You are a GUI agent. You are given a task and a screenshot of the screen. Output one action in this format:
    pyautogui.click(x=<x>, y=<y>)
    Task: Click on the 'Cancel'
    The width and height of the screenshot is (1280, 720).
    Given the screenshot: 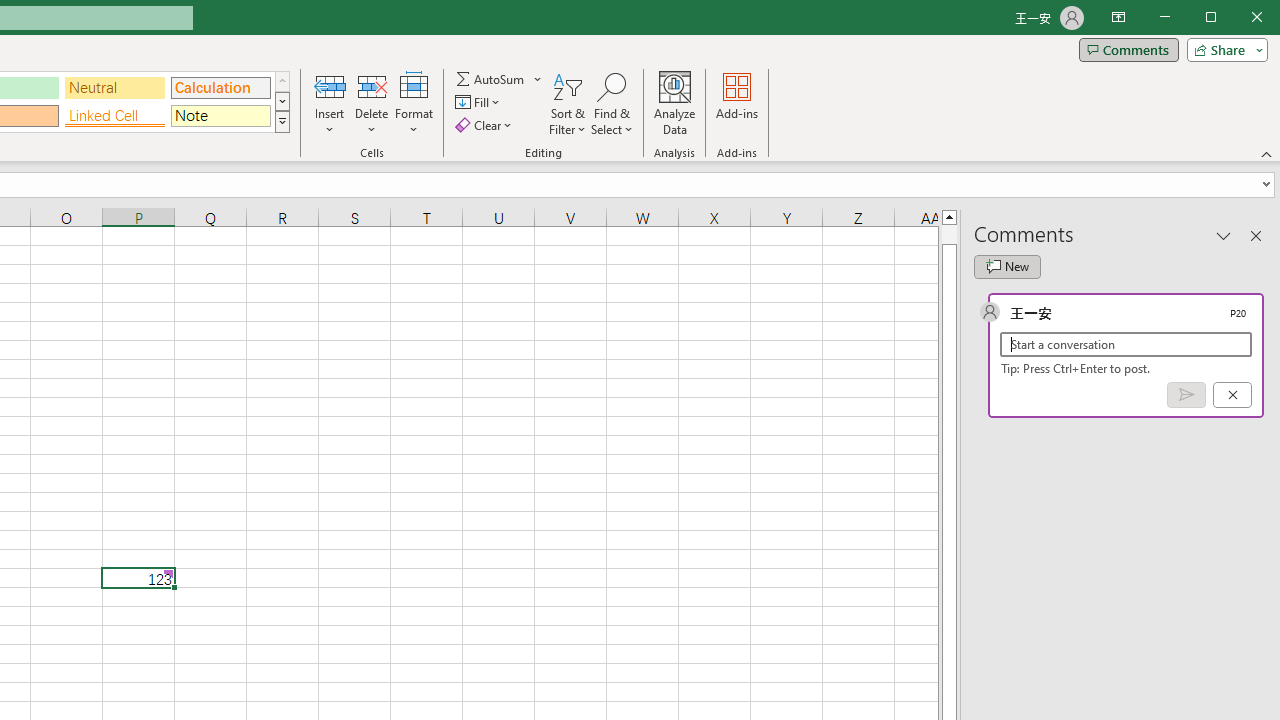 What is the action you would take?
    pyautogui.click(x=1231, y=395)
    